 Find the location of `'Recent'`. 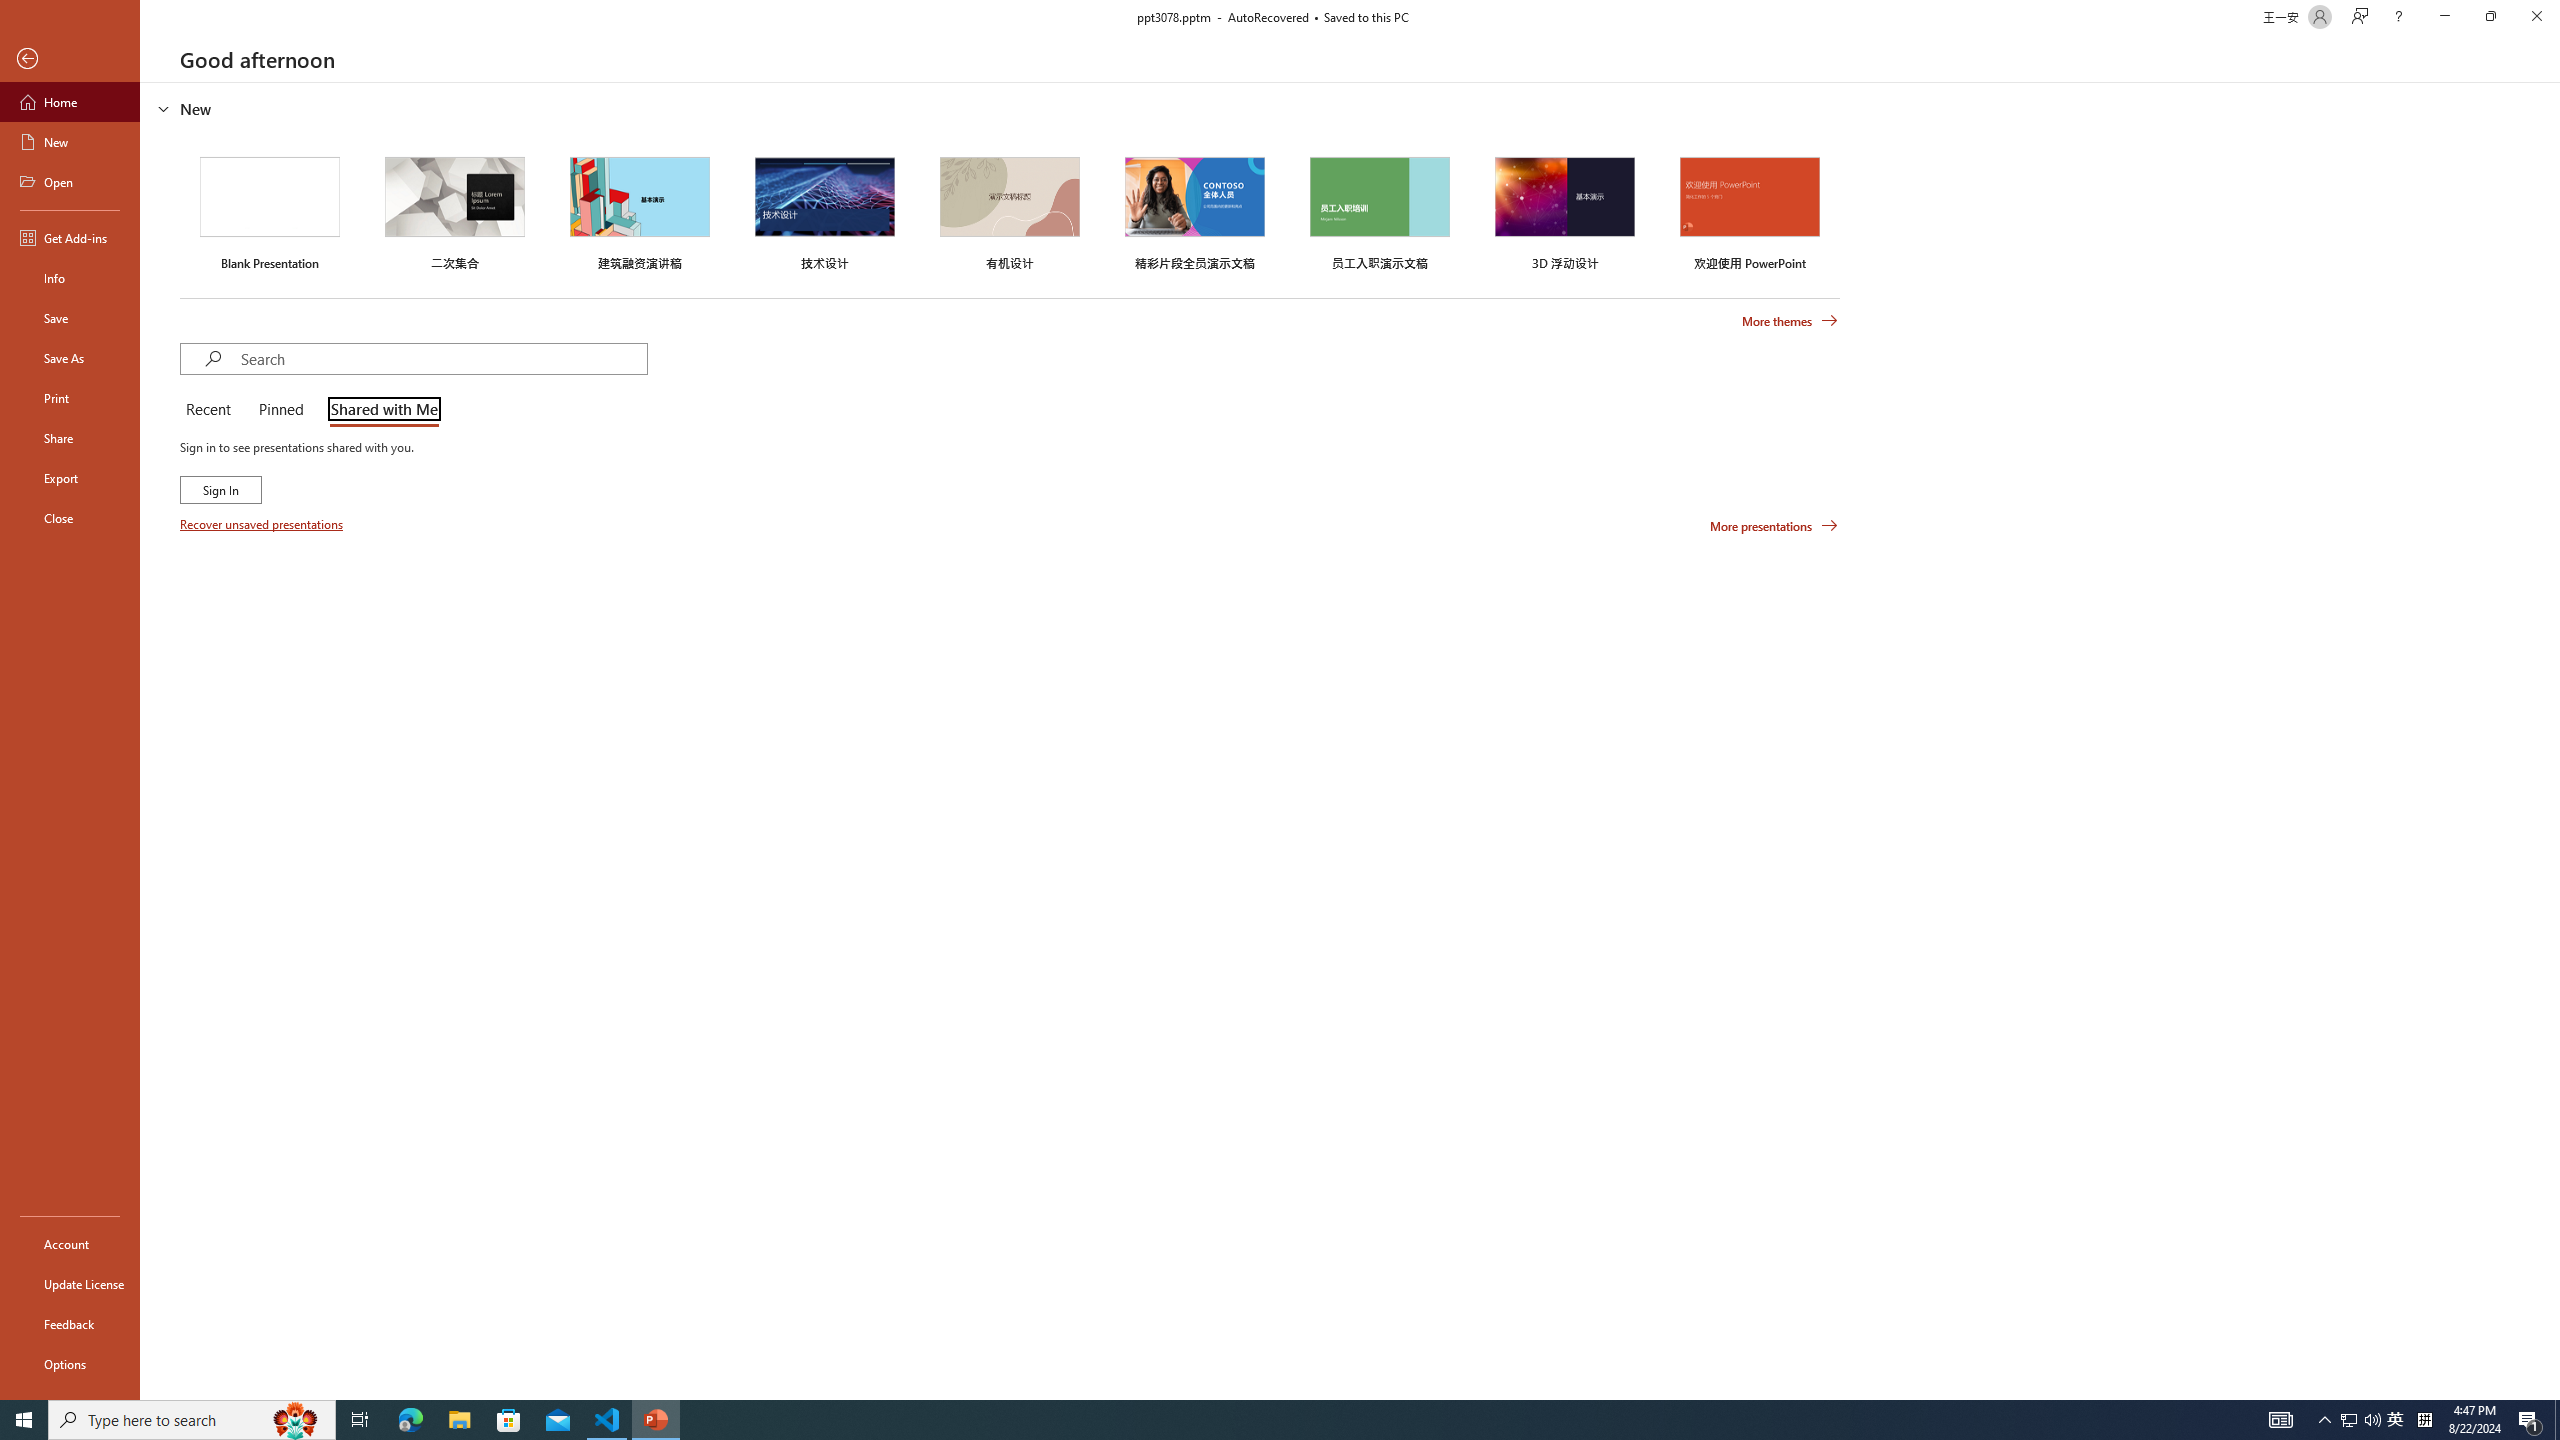

'Recent' is located at coordinates (211, 410).